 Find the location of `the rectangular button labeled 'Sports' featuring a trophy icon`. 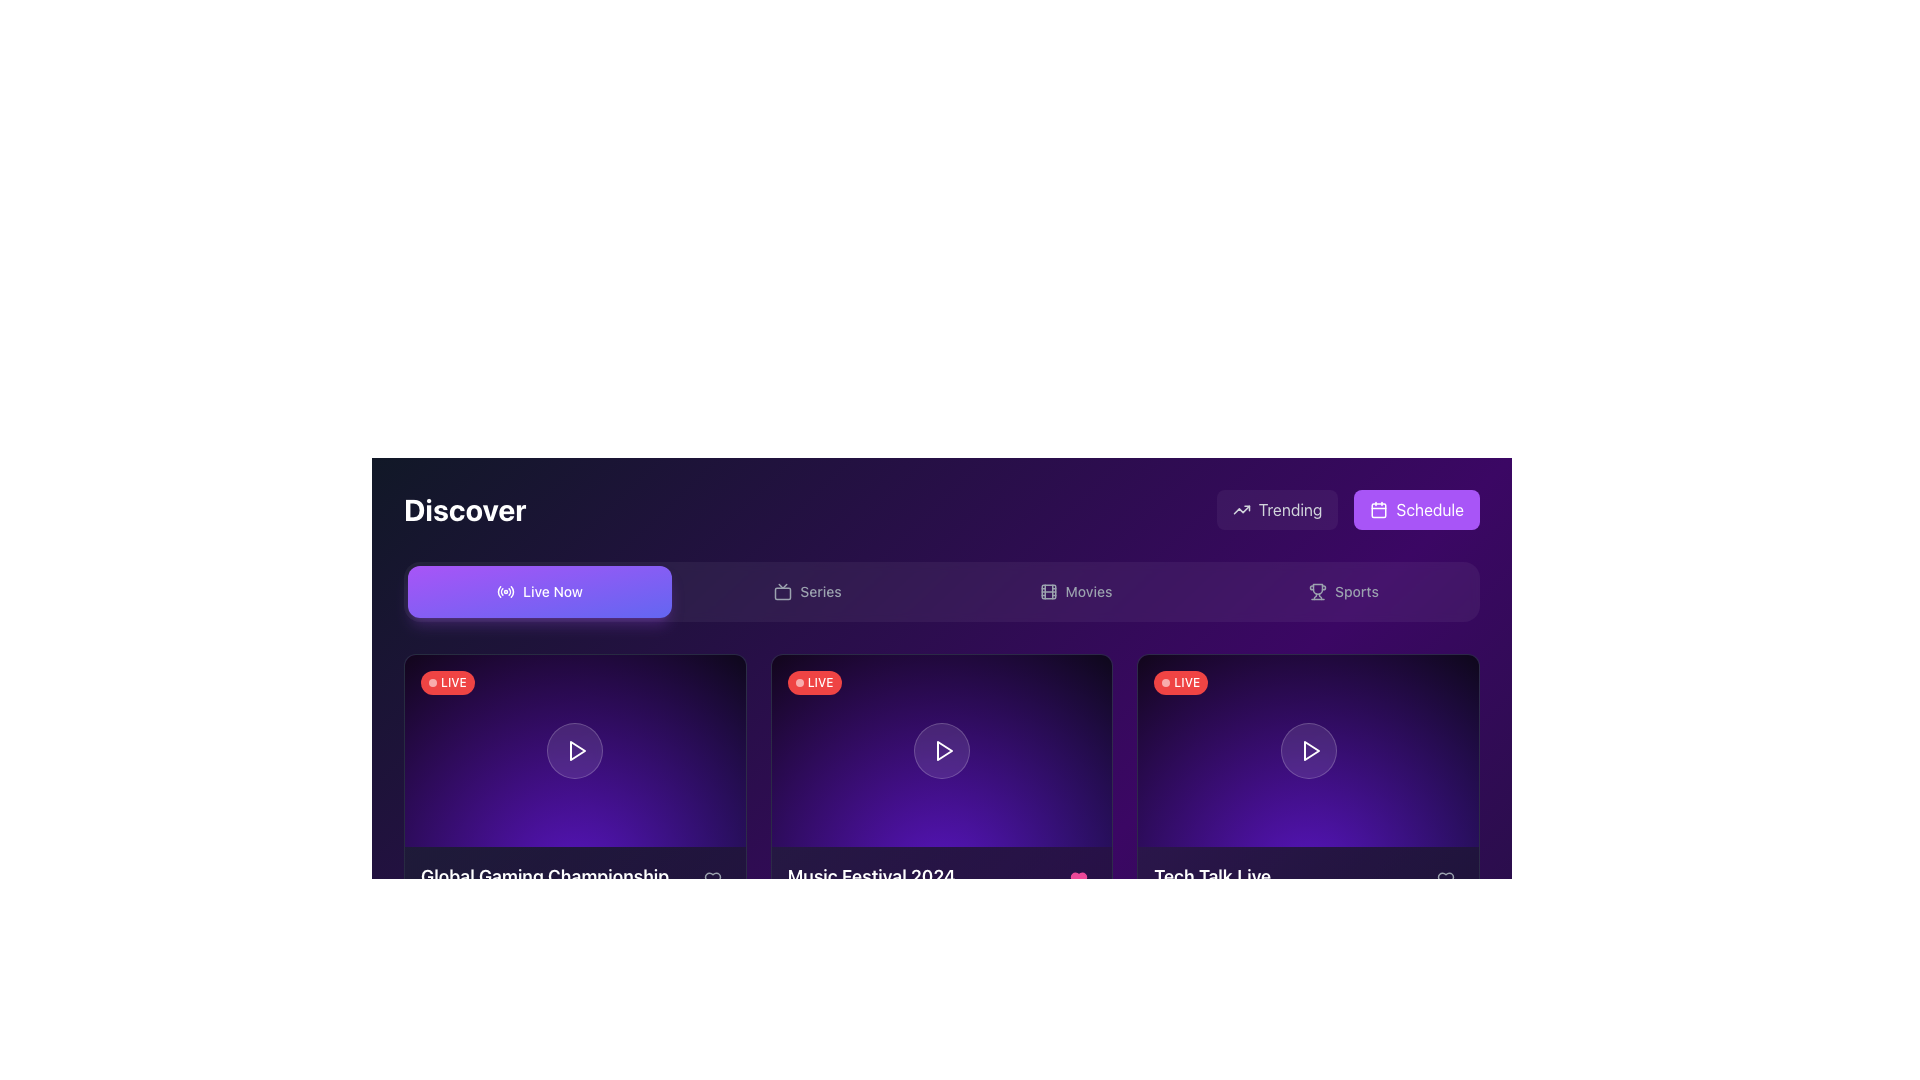

the rectangular button labeled 'Sports' featuring a trophy icon is located at coordinates (1344, 590).